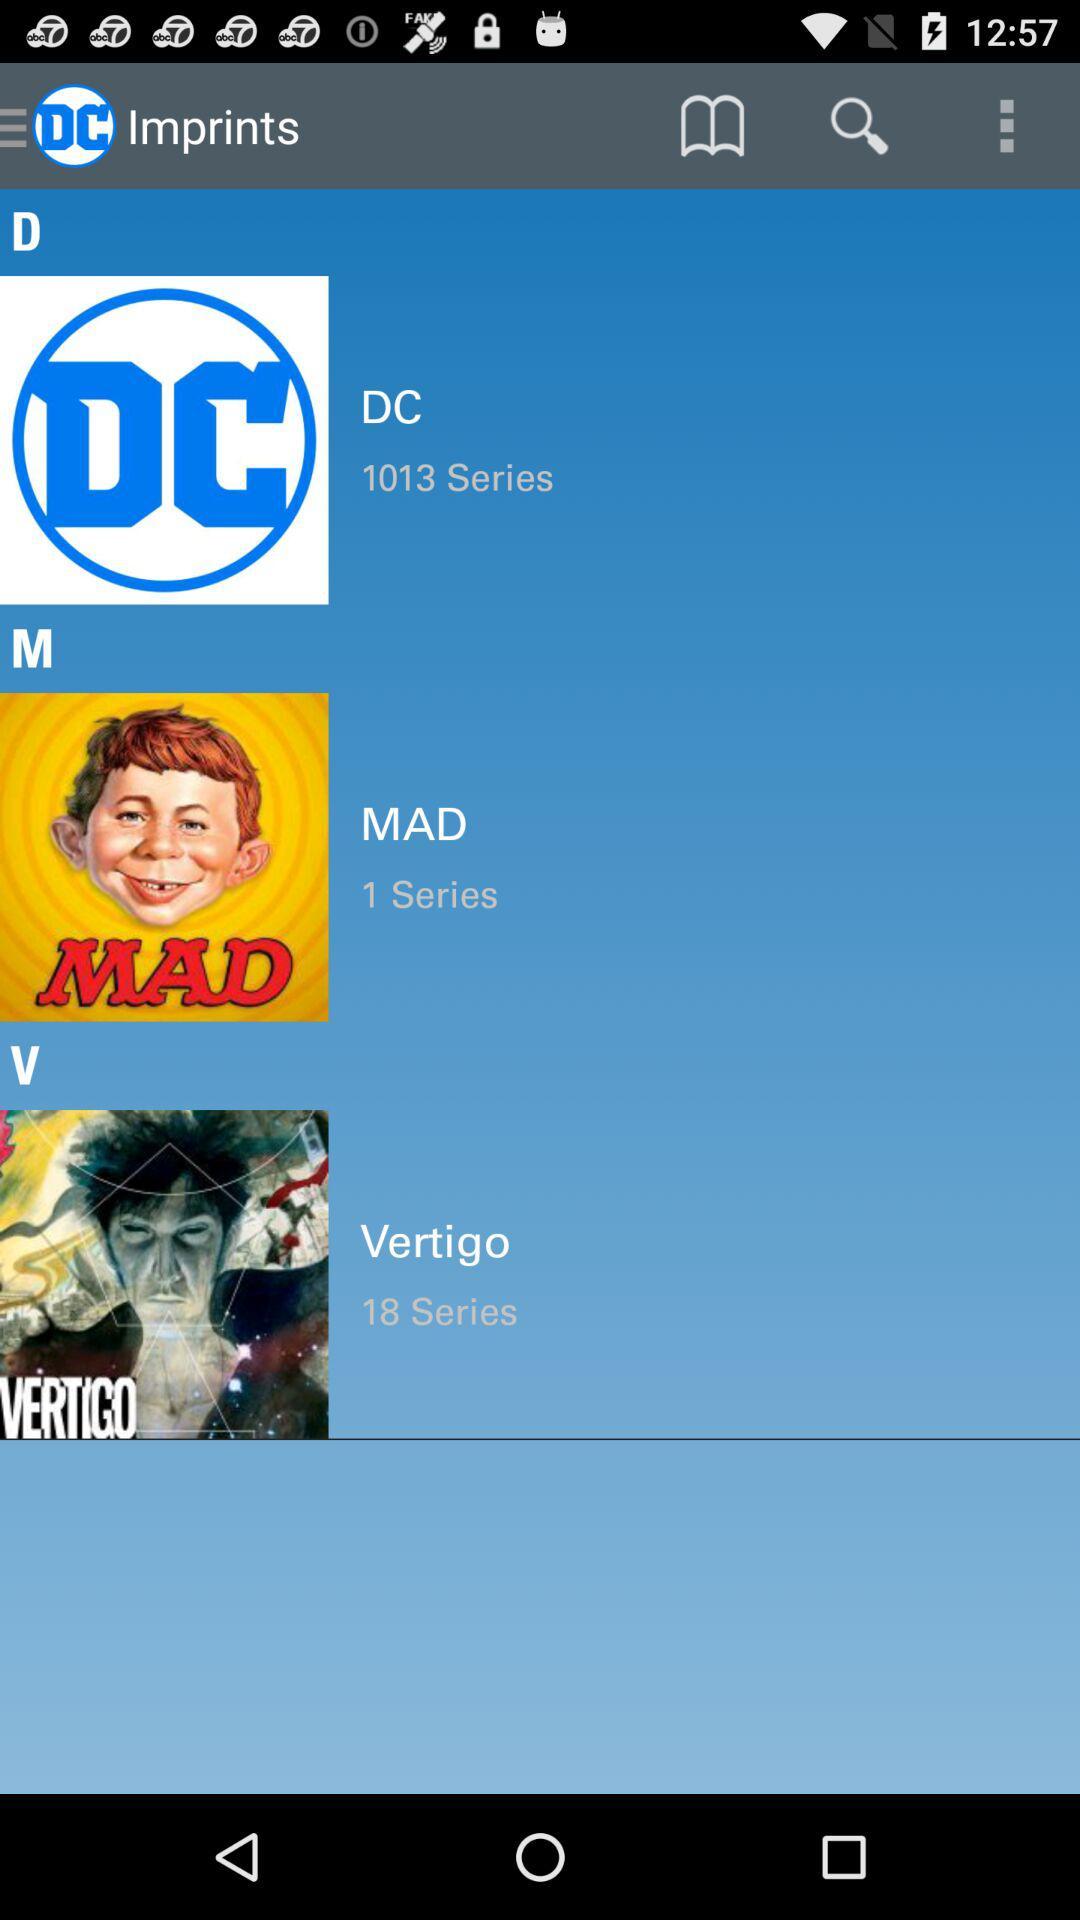 This screenshot has width=1080, height=1920. Describe the element at coordinates (540, 648) in the screenshot. I see `m item` at that location.